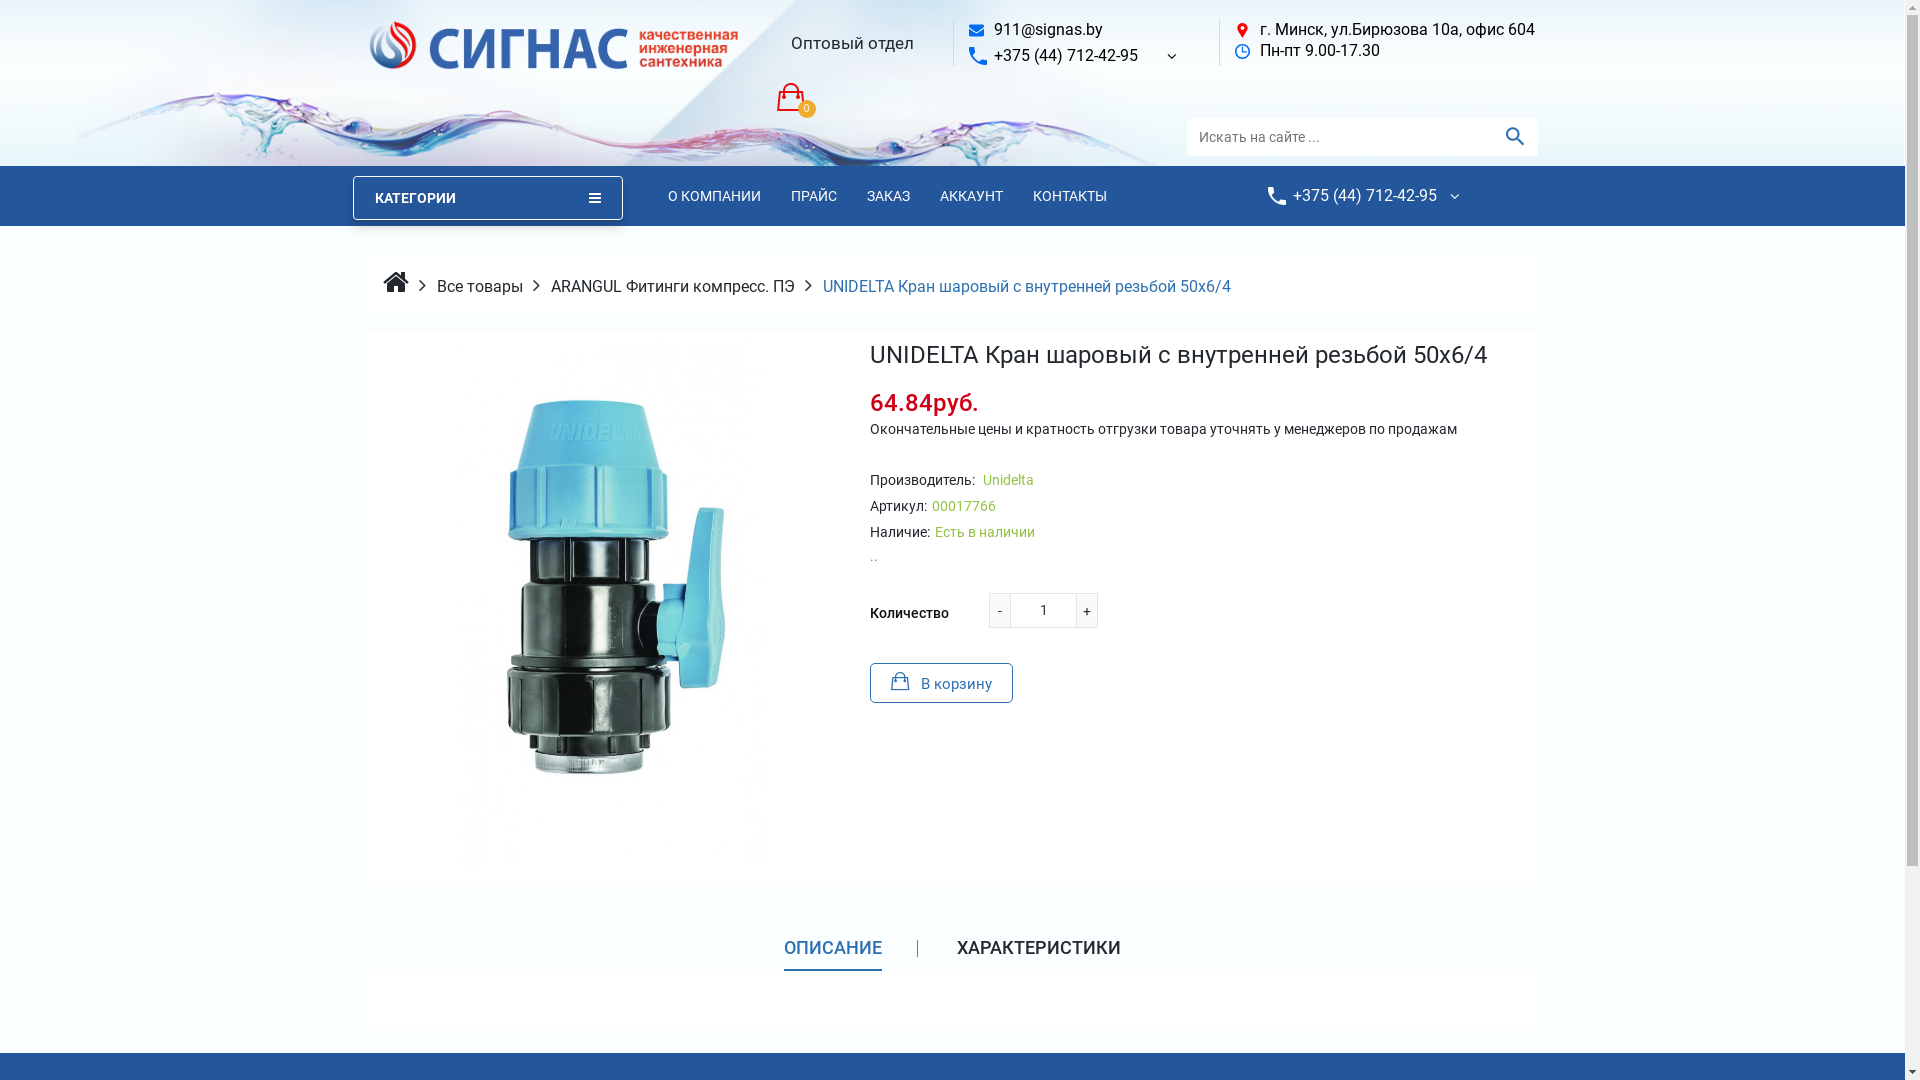 This screenshot has width=1920, height=1080. What do you see at coordinates (775, 96) in the screenshot?
I see `'0'` at bounding box center [775, 96].